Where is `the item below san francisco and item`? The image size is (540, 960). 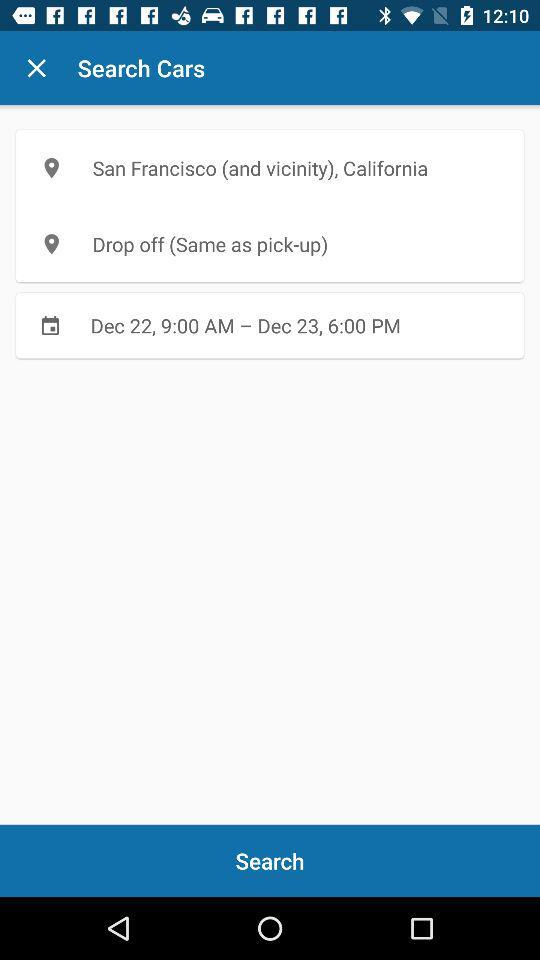
the item below san francisco and item is located at coordinates (270, 243).